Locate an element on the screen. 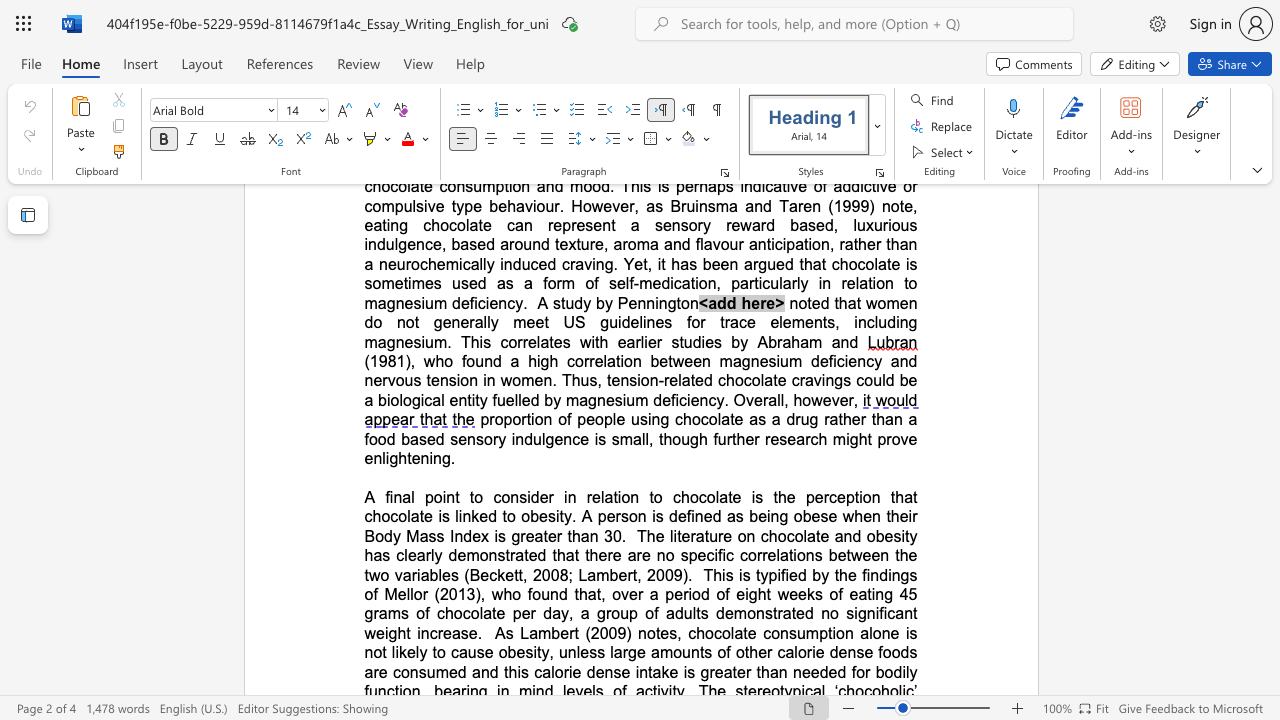 The image size is (1280, 720). the subset text "g rather than a food based sensory indulgence is small, though further researc" within the text "proportion of people using chocolate as a drug rather than a food based sensory indulgence is small, though further research might prove enlightening." is located at coordinates (809, 418).